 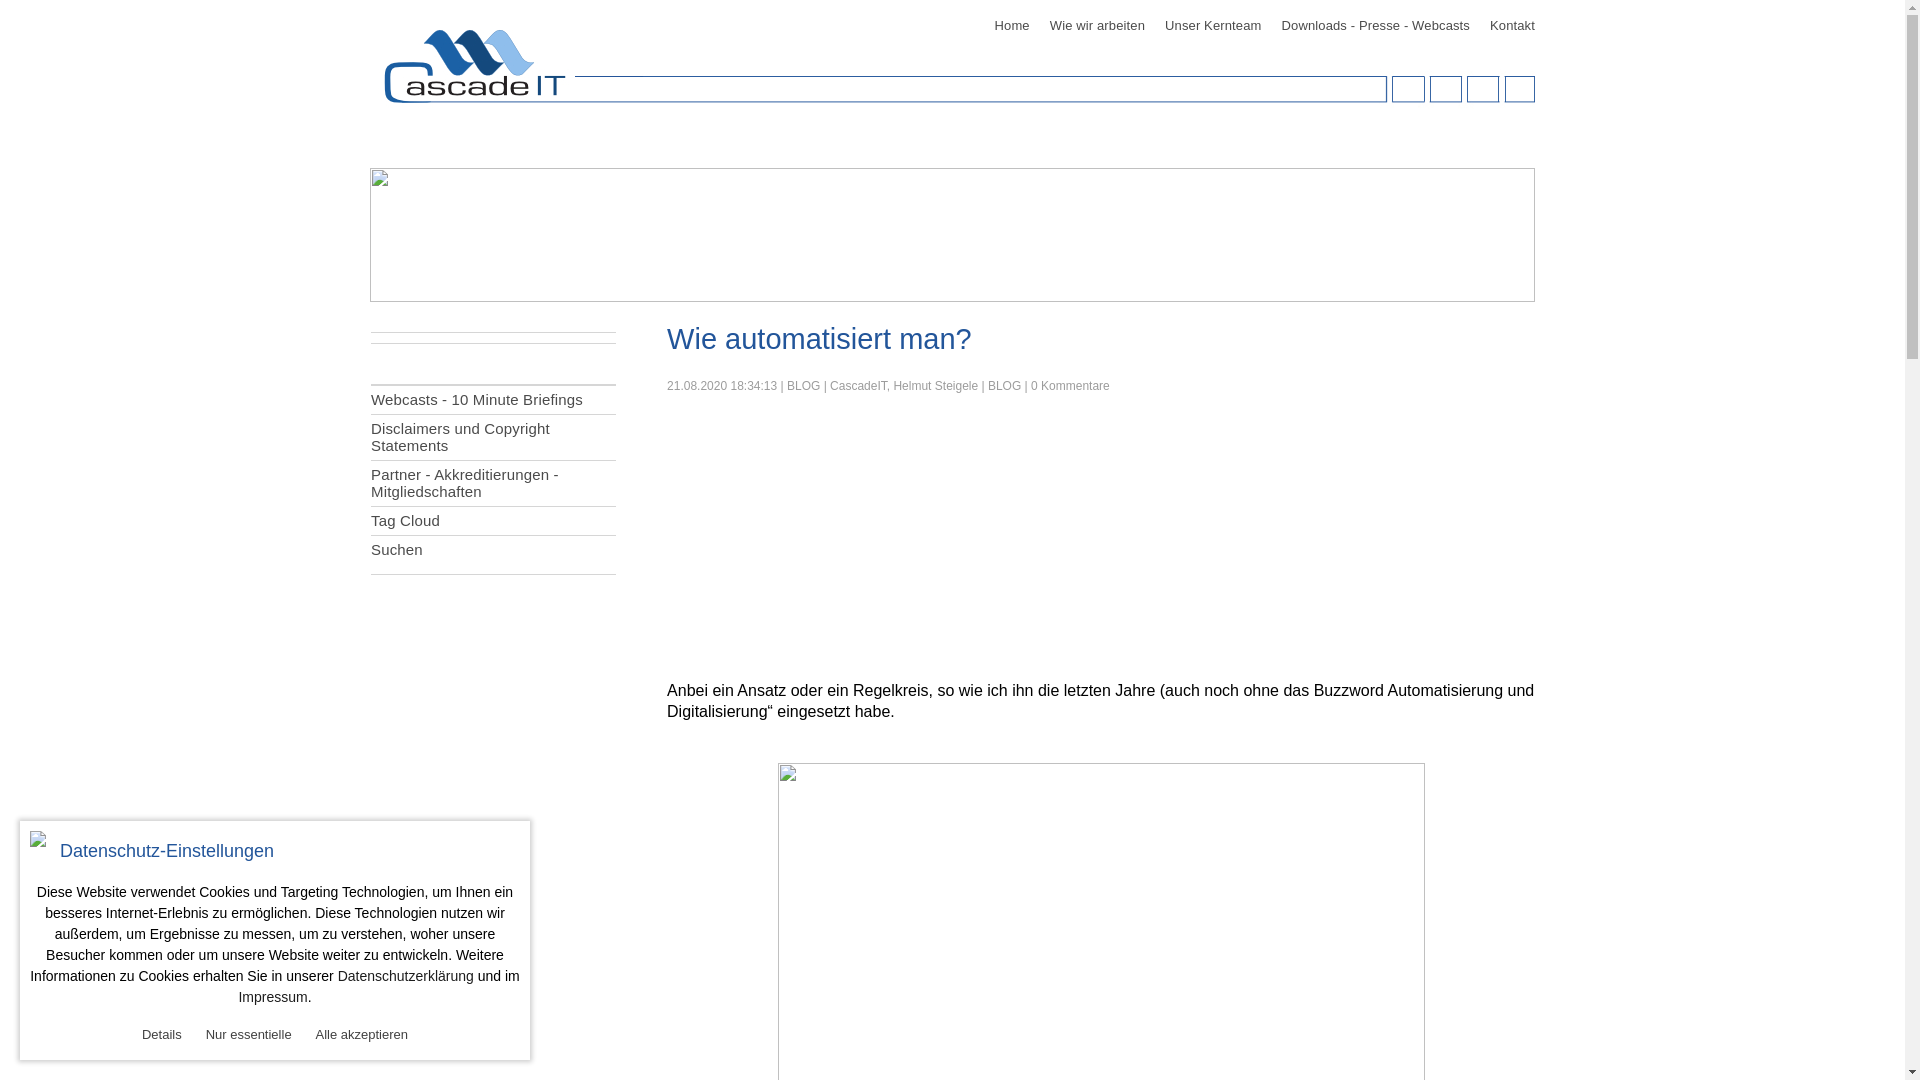 What do you see at coordinates (493, 435) in the screenshot?
I see `'Disclaimers und Copyright Statements'` at bounding box center [493, 435].